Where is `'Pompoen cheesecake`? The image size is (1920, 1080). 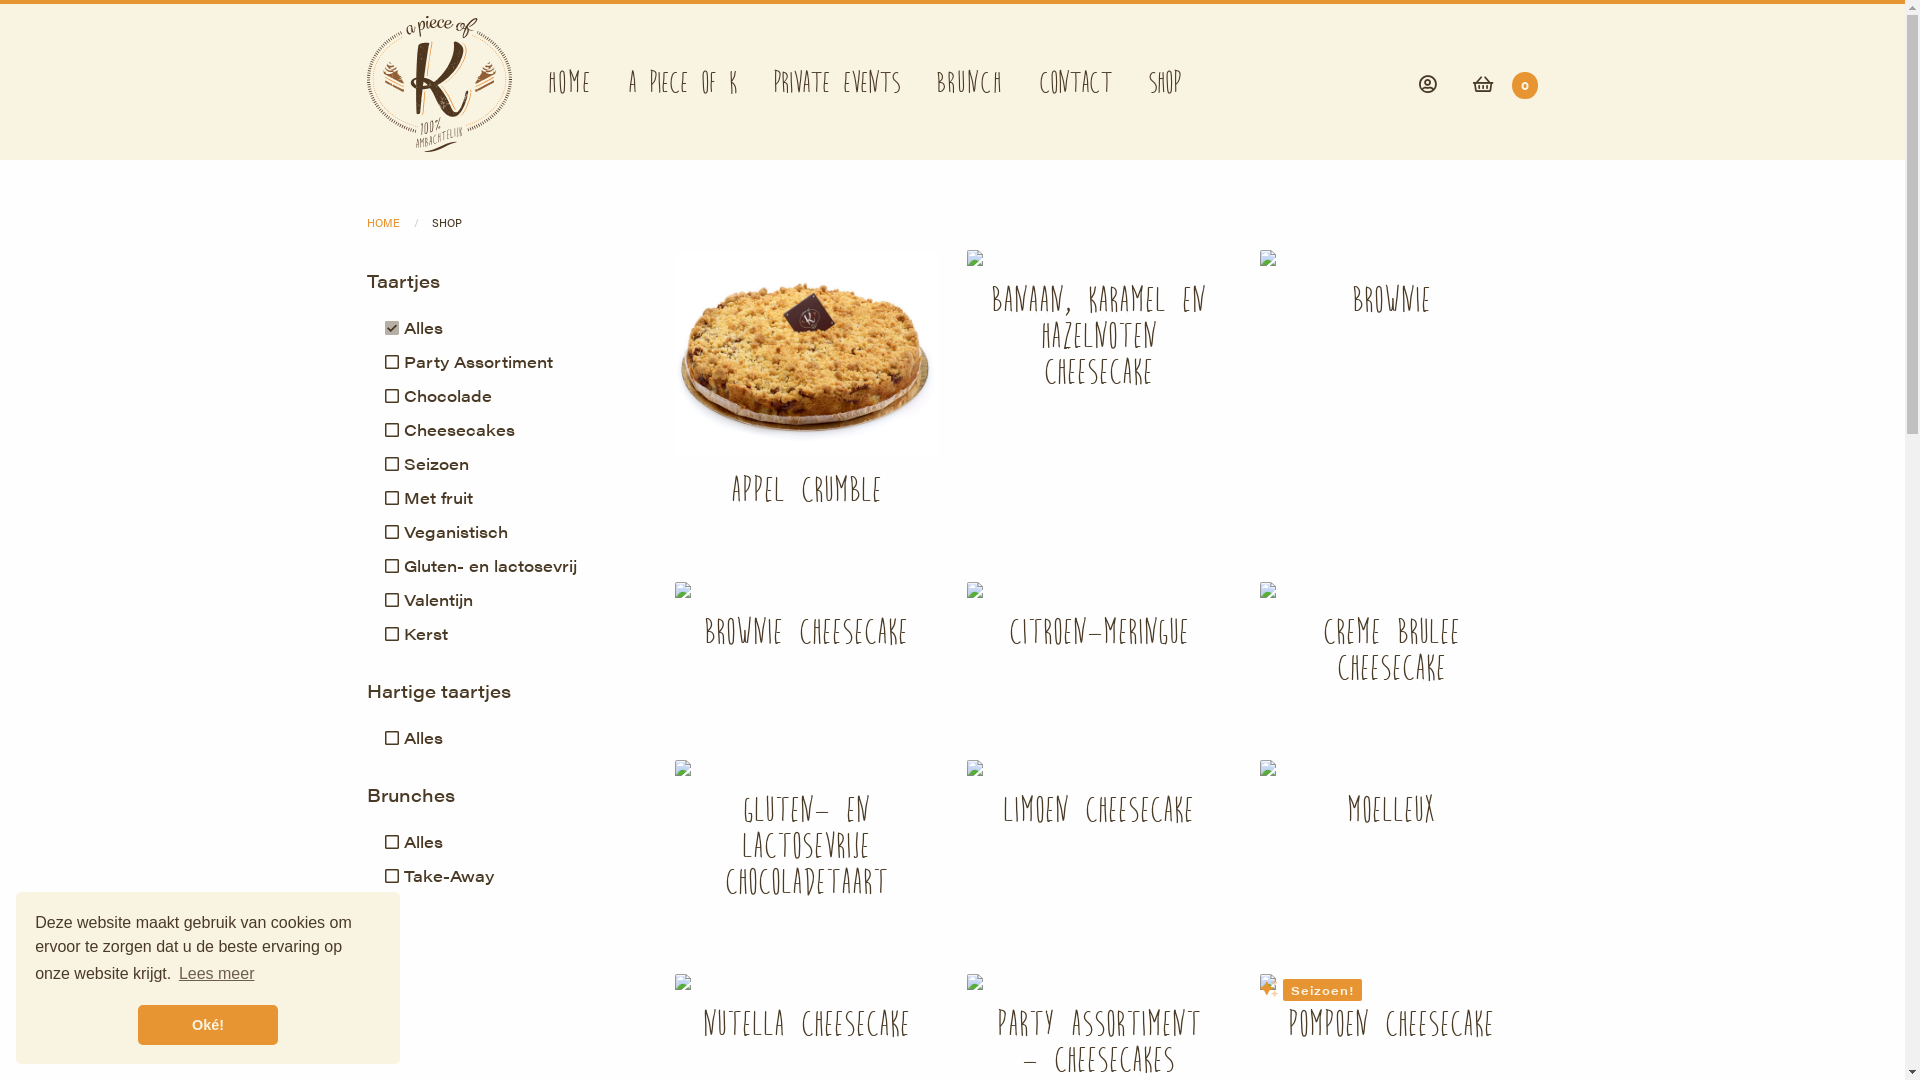 'Pompoen cheesecake is located at coordinates (1390, 1018).